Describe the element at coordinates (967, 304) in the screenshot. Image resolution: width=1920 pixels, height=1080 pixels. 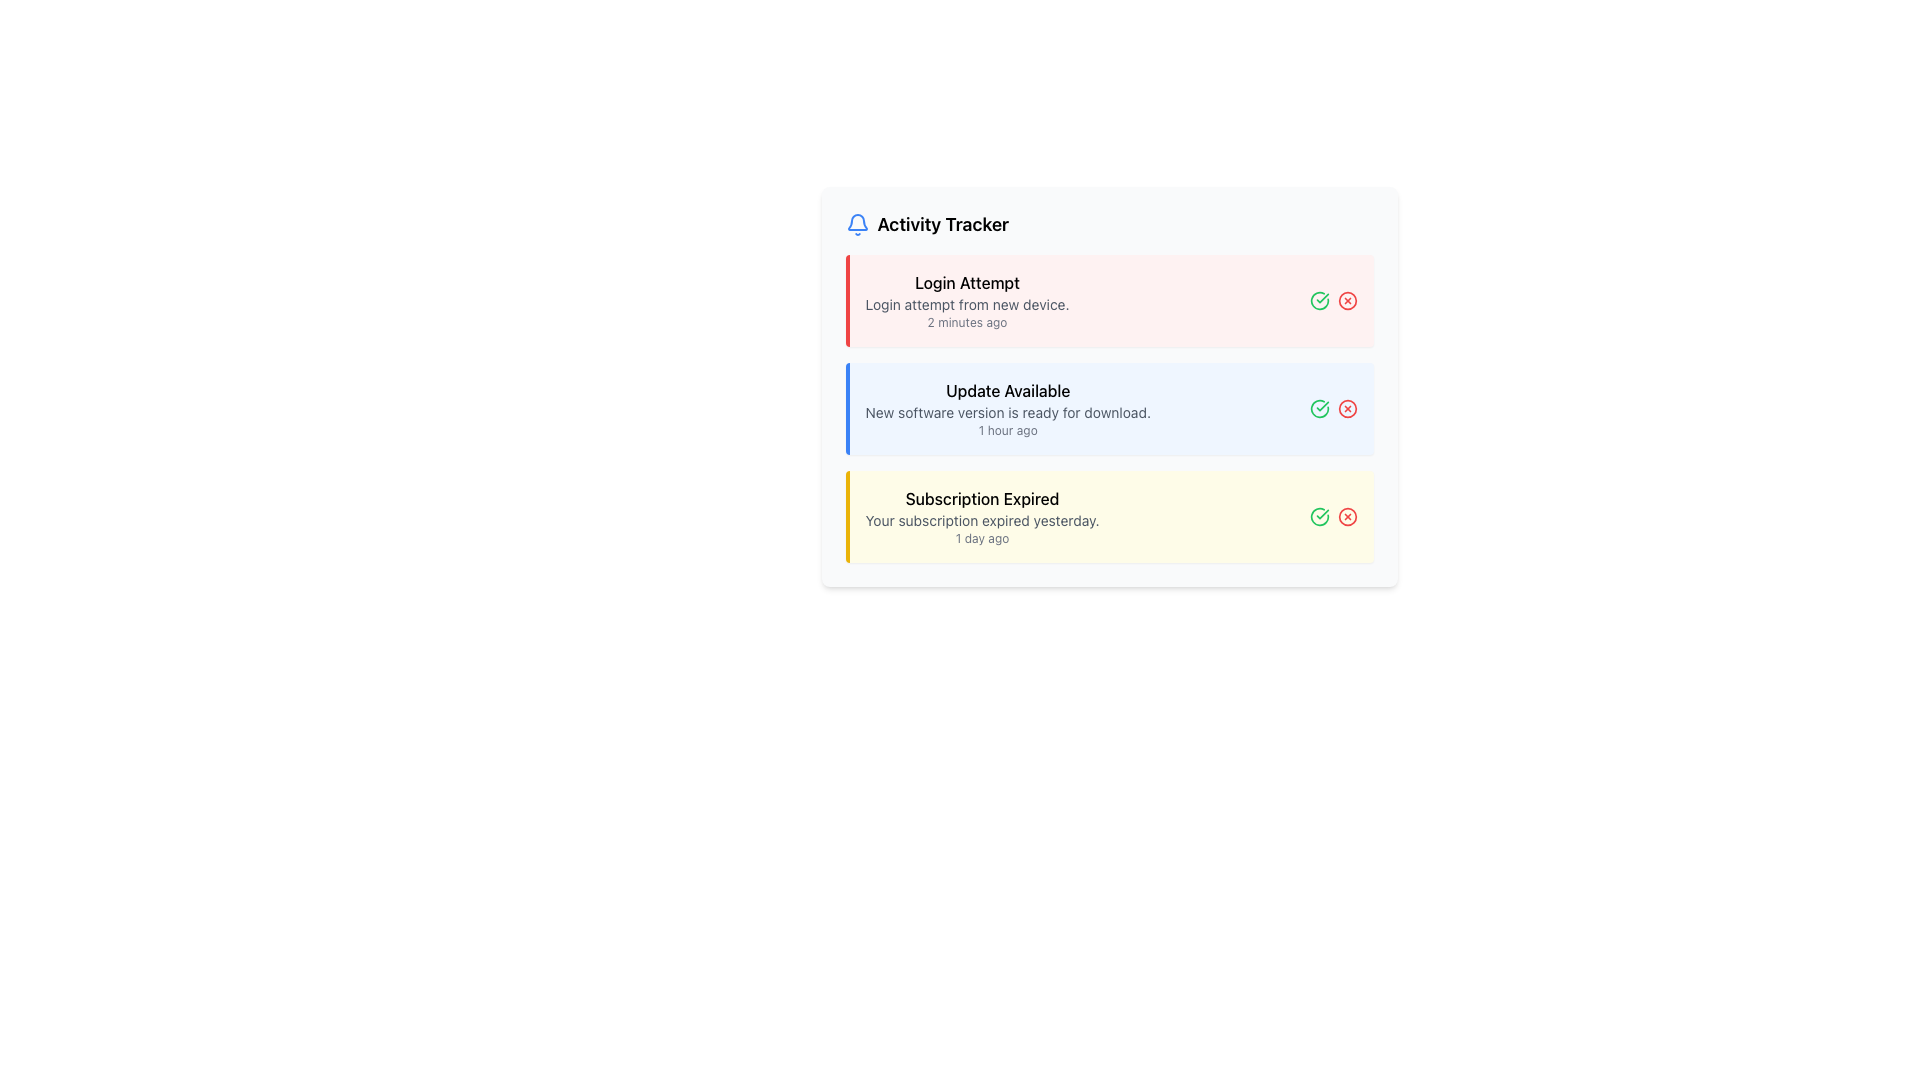
I see `the text label that reads 'Login attempt from new device.' which is styled in small gray font and is located within a red-highlighted notification panel, positioned under the title 'Login Attempt'` at that location.